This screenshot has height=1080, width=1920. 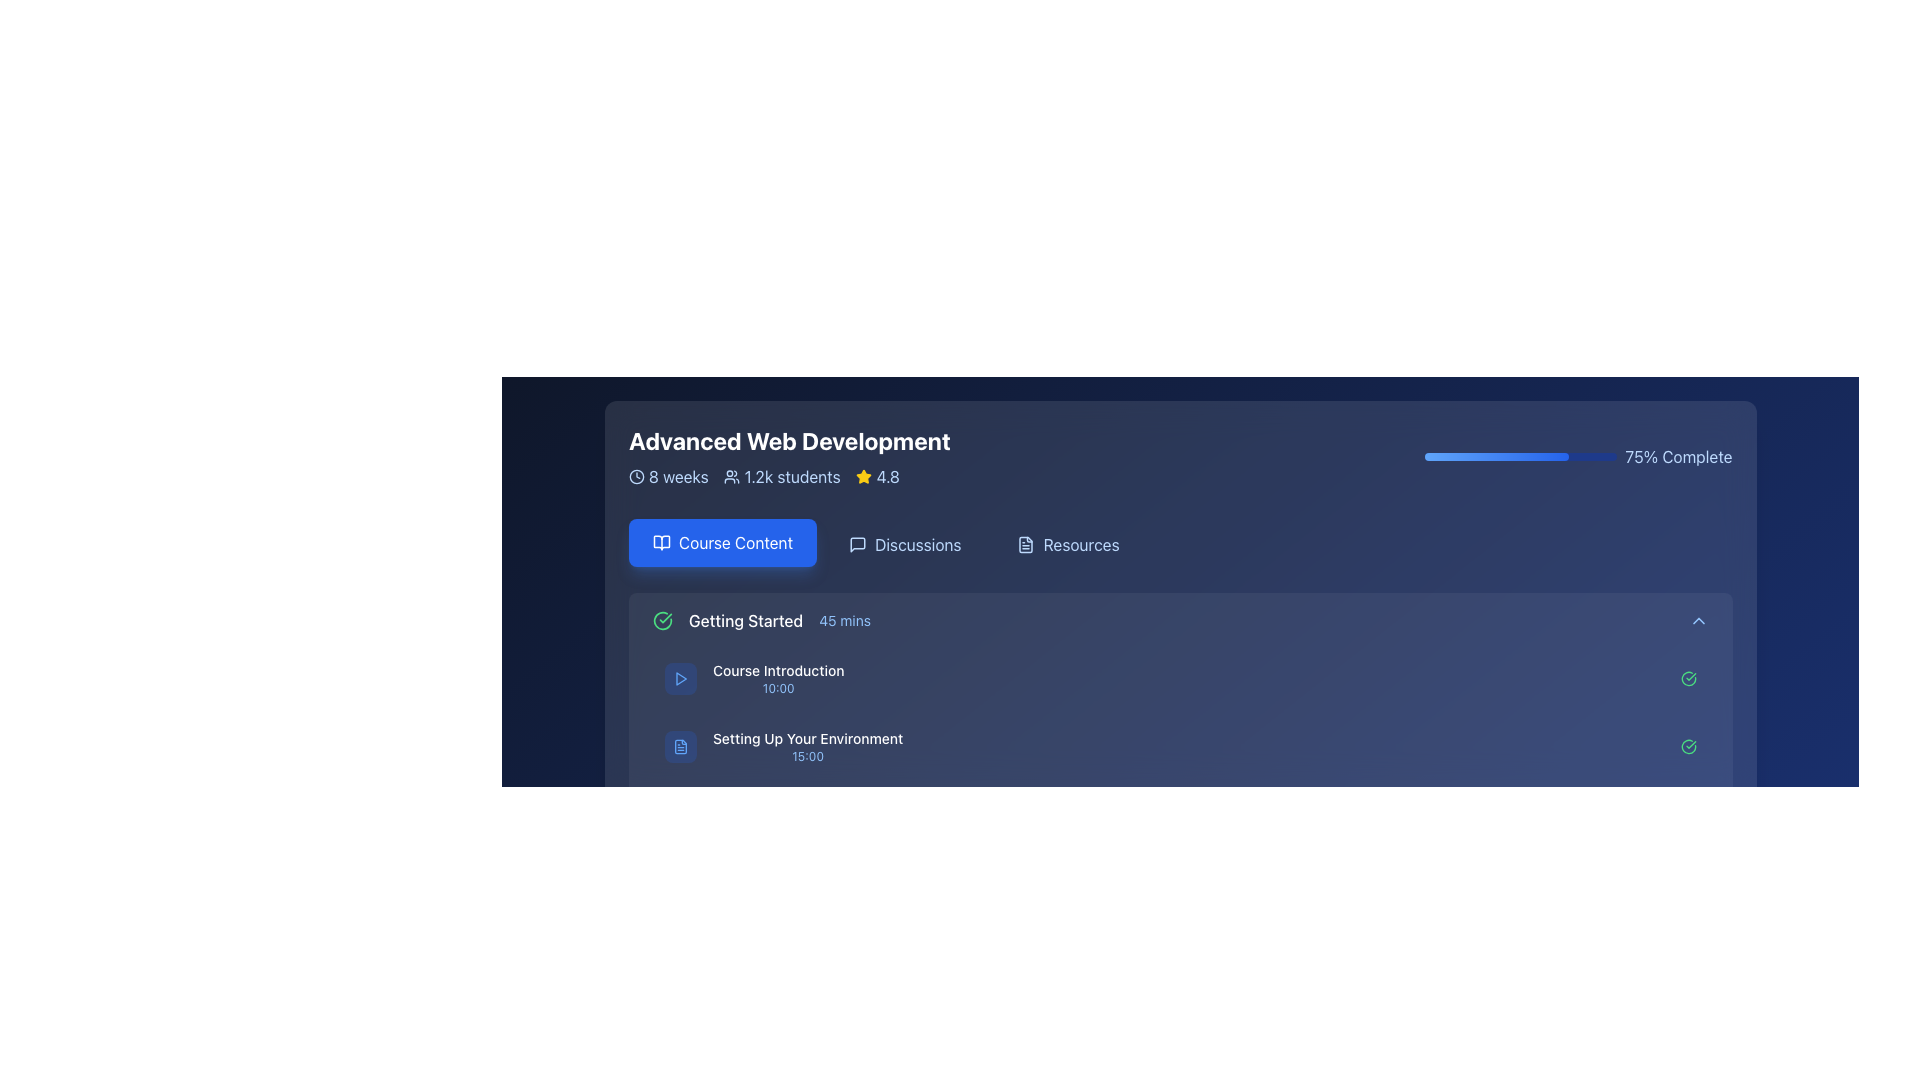 I want to click on the bordered circle indicator, which has a white interior and a blue border, so click(x=662, y=905).